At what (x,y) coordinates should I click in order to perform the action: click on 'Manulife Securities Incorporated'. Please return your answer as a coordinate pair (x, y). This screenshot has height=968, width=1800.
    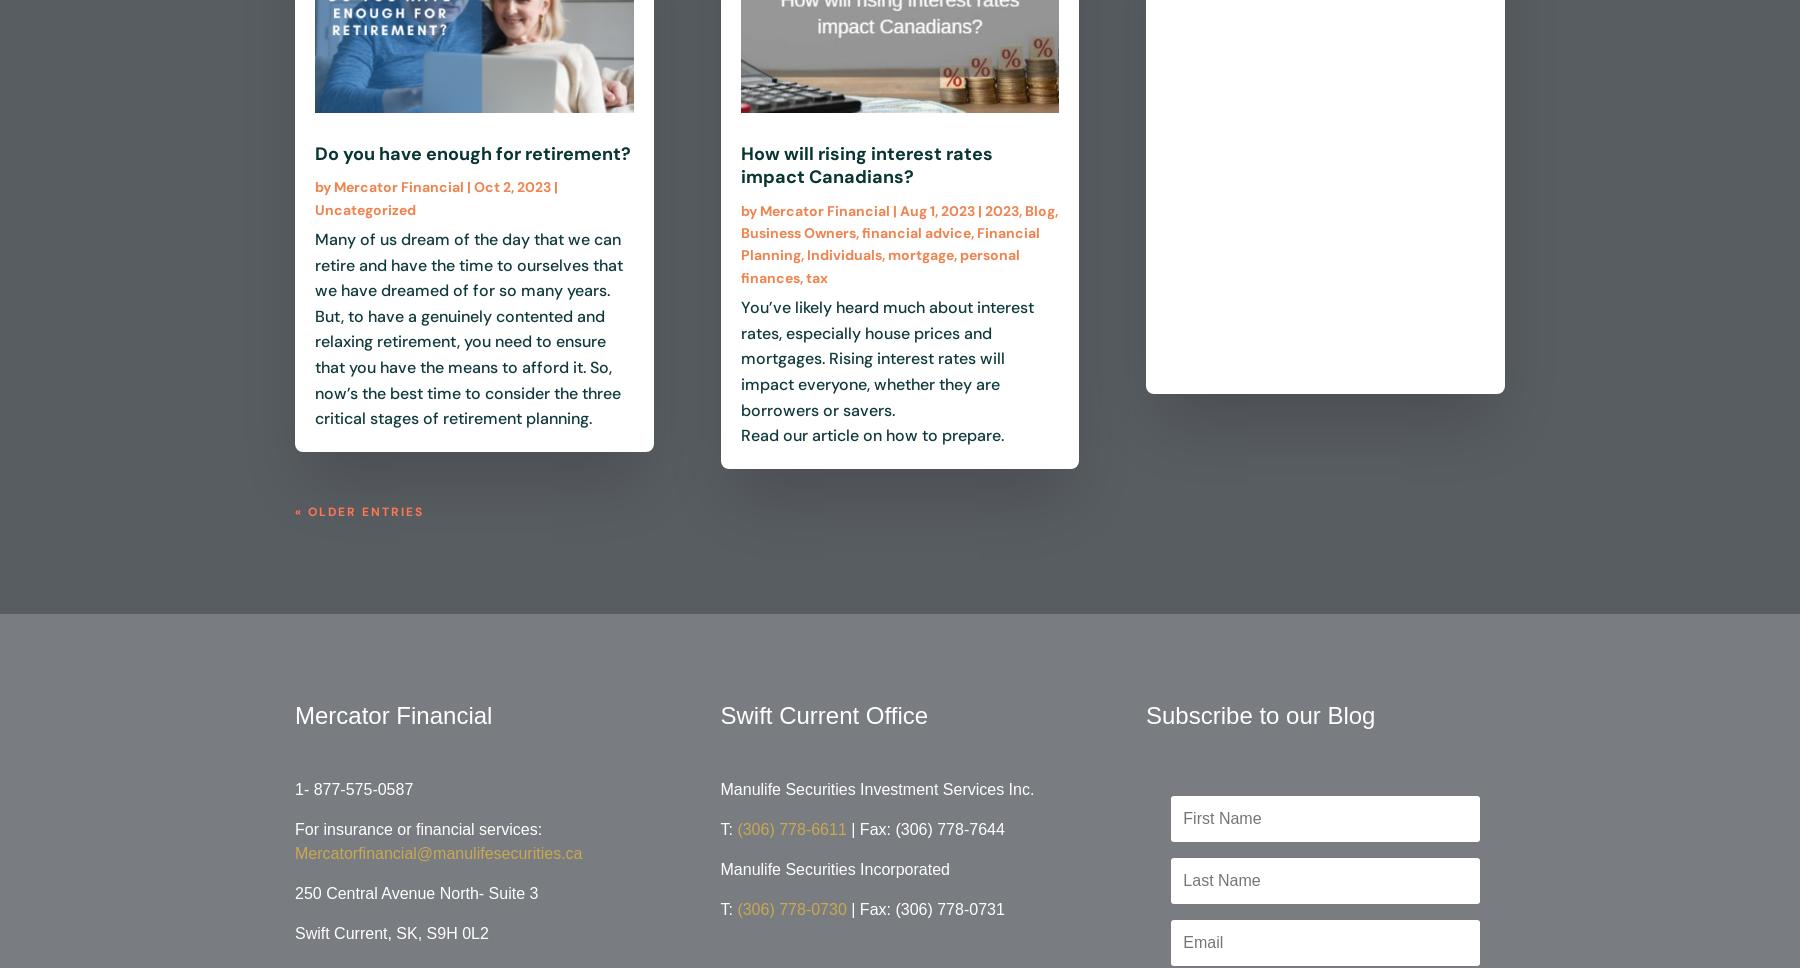
    Looking at the image, I should click on (834, 867).